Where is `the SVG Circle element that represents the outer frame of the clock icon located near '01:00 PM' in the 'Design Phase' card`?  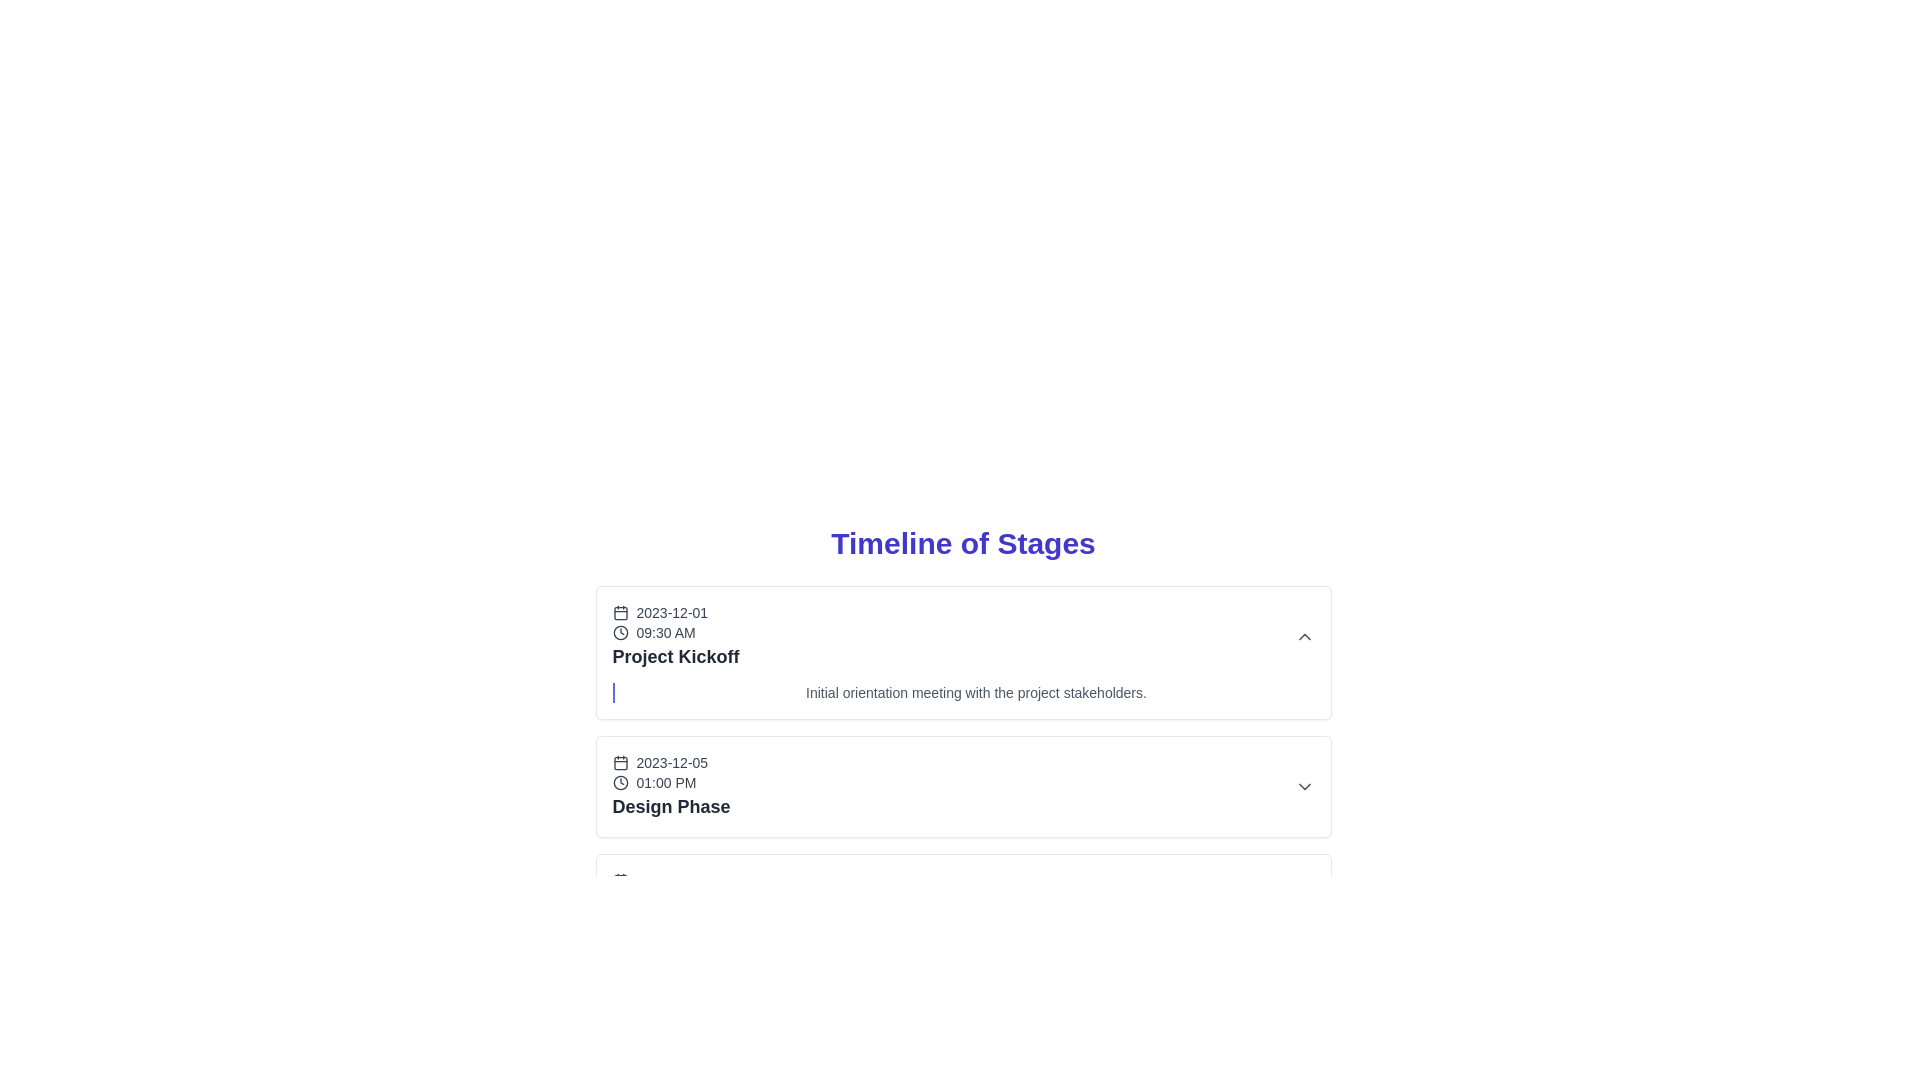
the SVG Circle element that represents the outer frame of the clock icon located near '01:00 PM' in the 'Design Phase' card is located at coordinates (619, 632).